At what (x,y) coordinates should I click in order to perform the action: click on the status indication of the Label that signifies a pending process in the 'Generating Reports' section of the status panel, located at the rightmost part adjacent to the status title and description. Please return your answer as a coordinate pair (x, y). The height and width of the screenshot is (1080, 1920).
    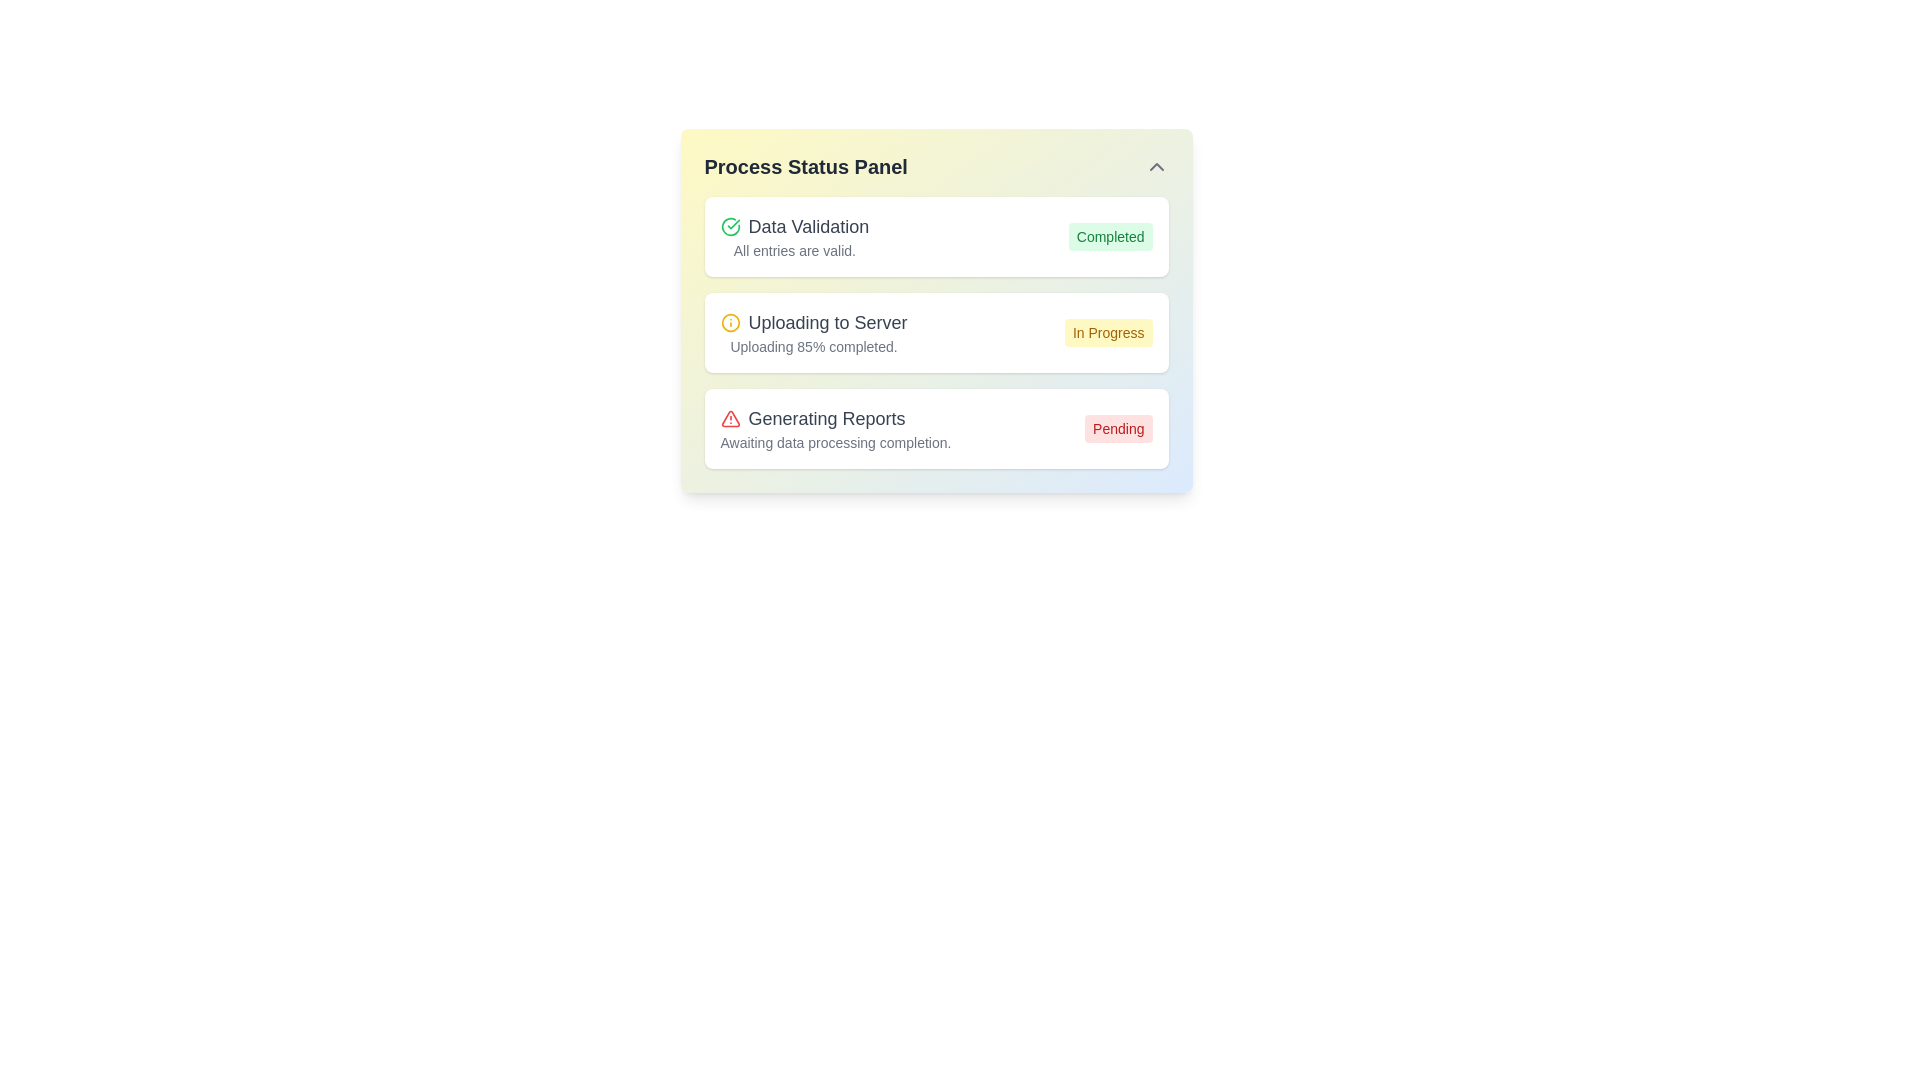
    Looking at the image, I should click on (1117, 427).